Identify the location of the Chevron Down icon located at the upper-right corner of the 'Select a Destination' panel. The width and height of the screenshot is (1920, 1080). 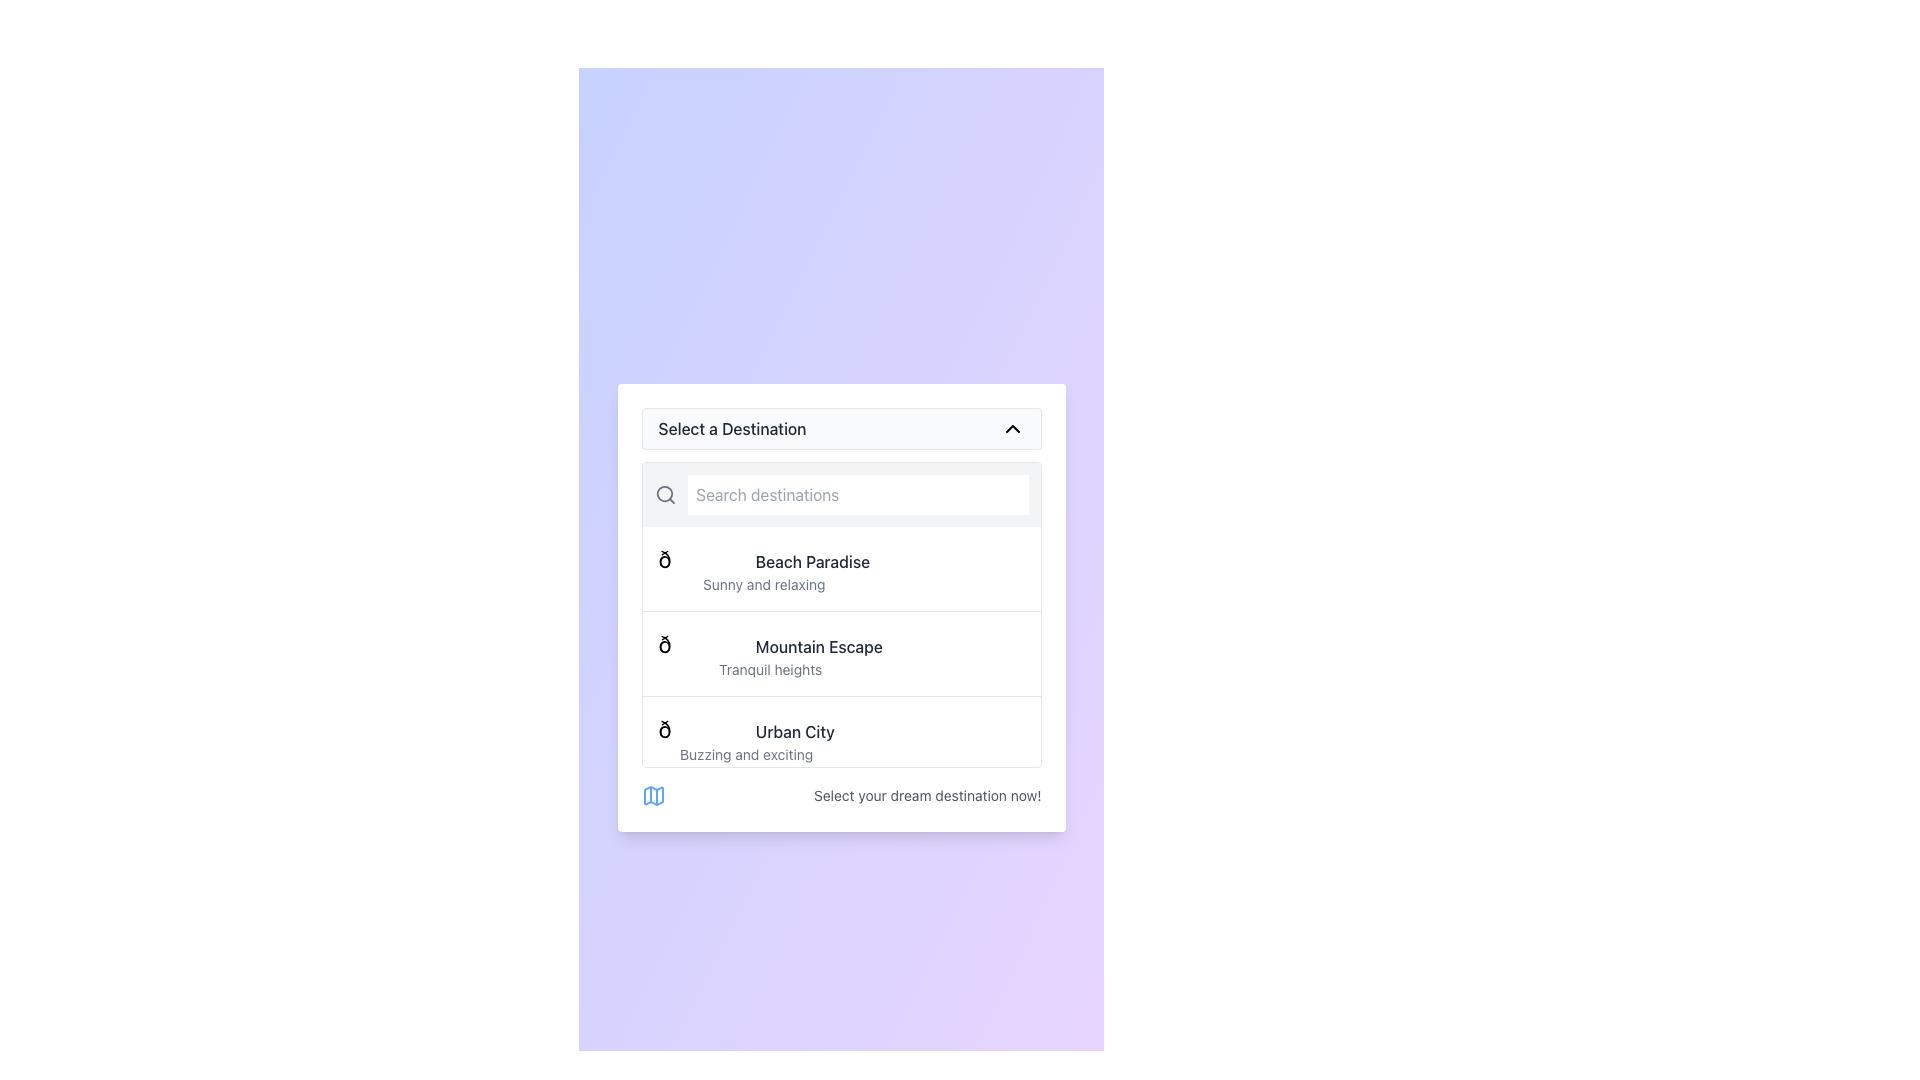
(1012, 427).